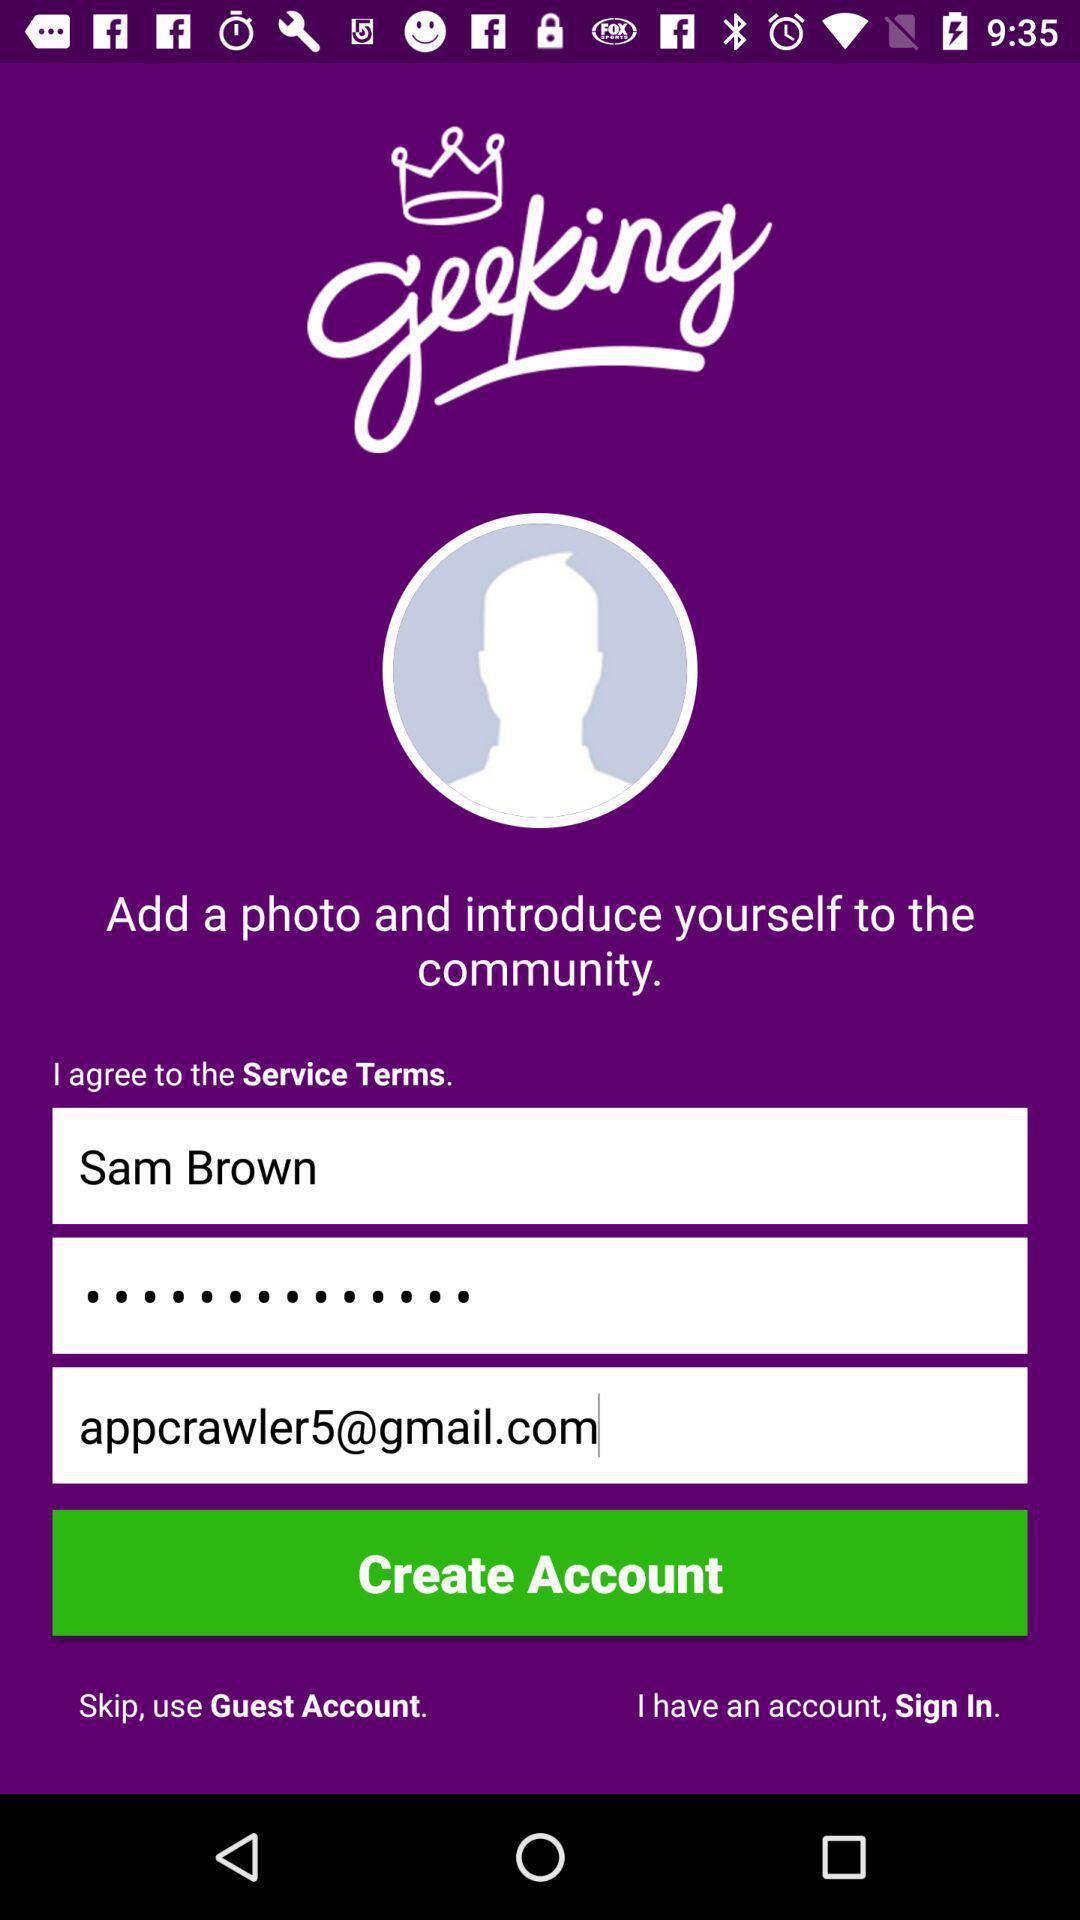 This screenshot has height=1920, width=1080. I want to click on self photo, so click(540, 670).